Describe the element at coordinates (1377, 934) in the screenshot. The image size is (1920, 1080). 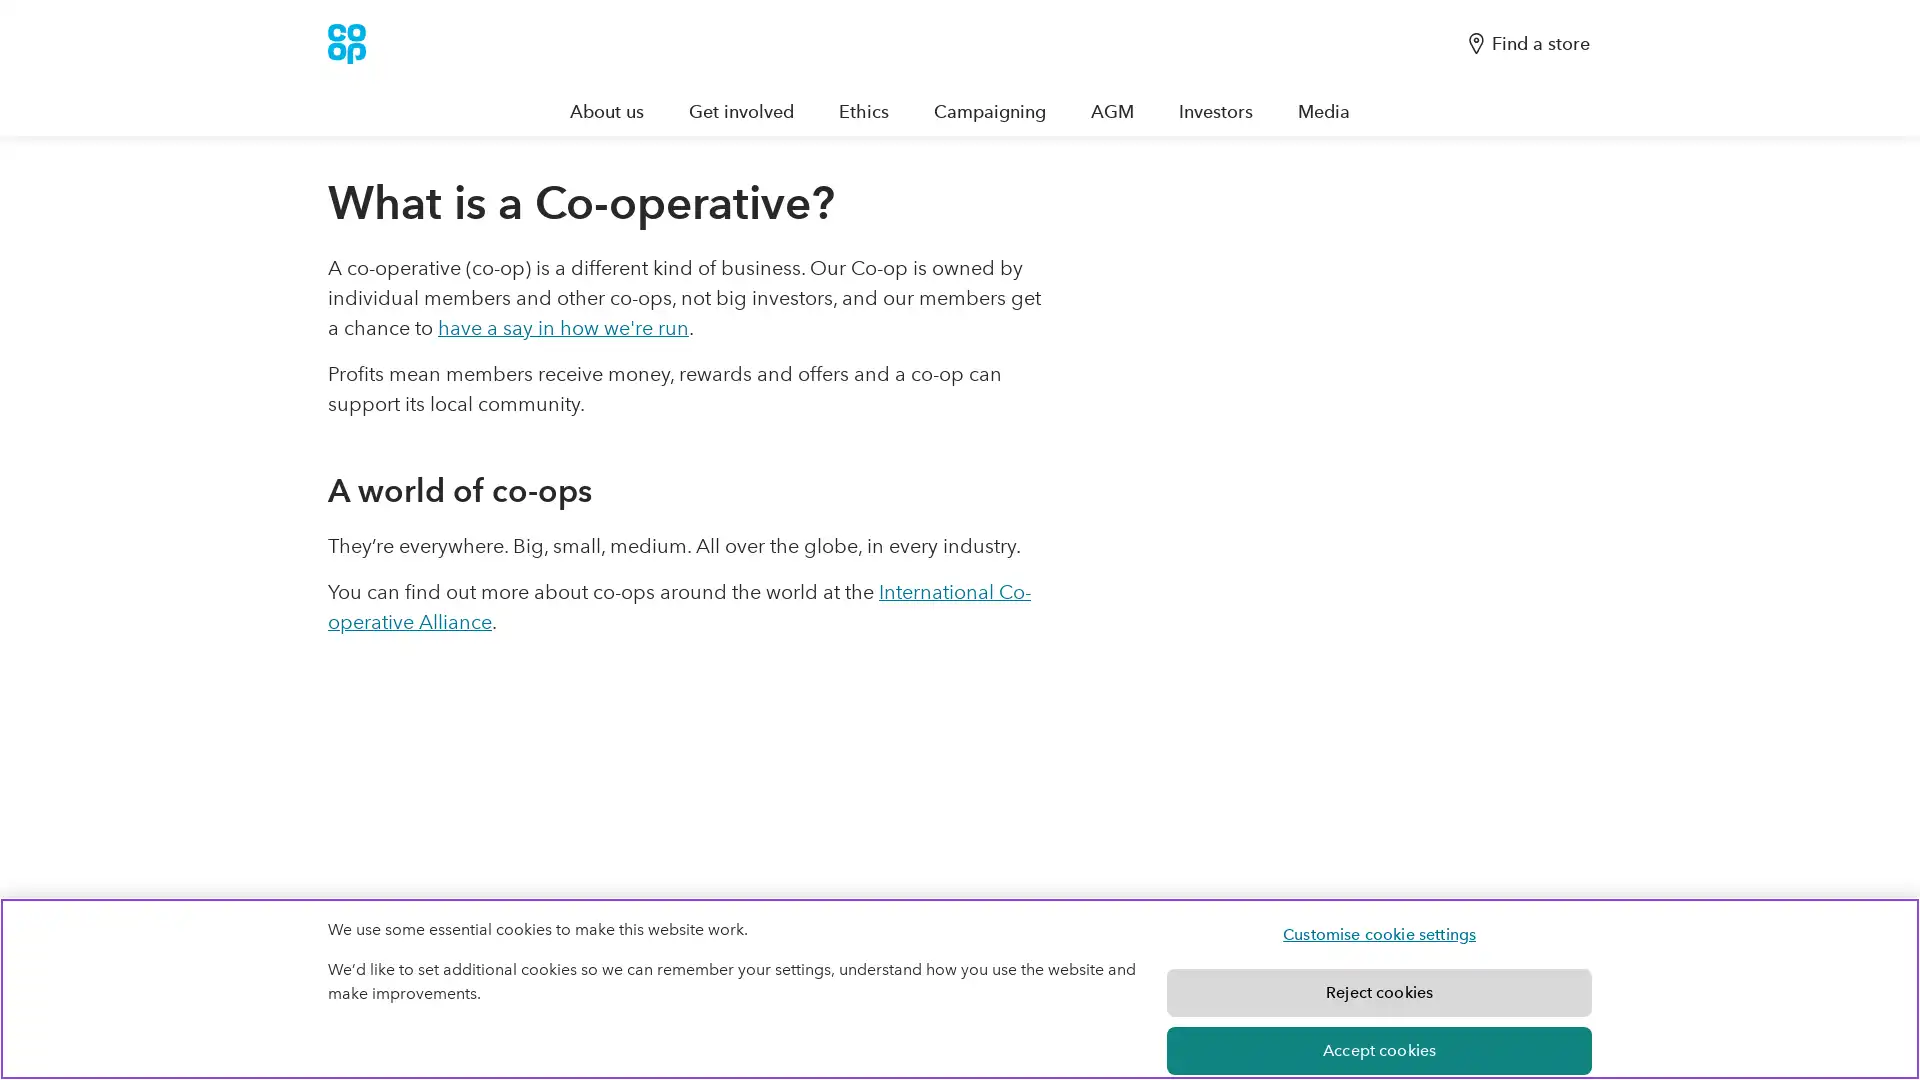
I see `Customise cookie settings` at that location.